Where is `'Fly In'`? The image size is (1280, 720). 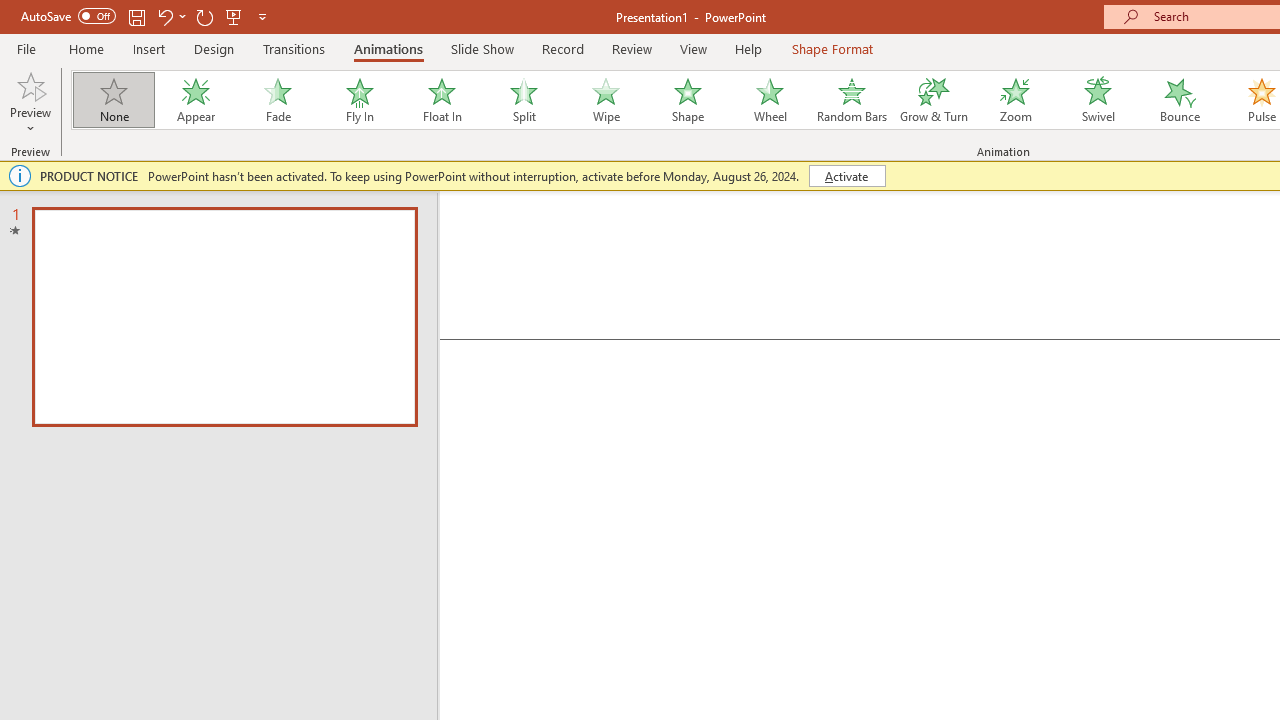
'Fly In' is located at coordinates (359, 100).